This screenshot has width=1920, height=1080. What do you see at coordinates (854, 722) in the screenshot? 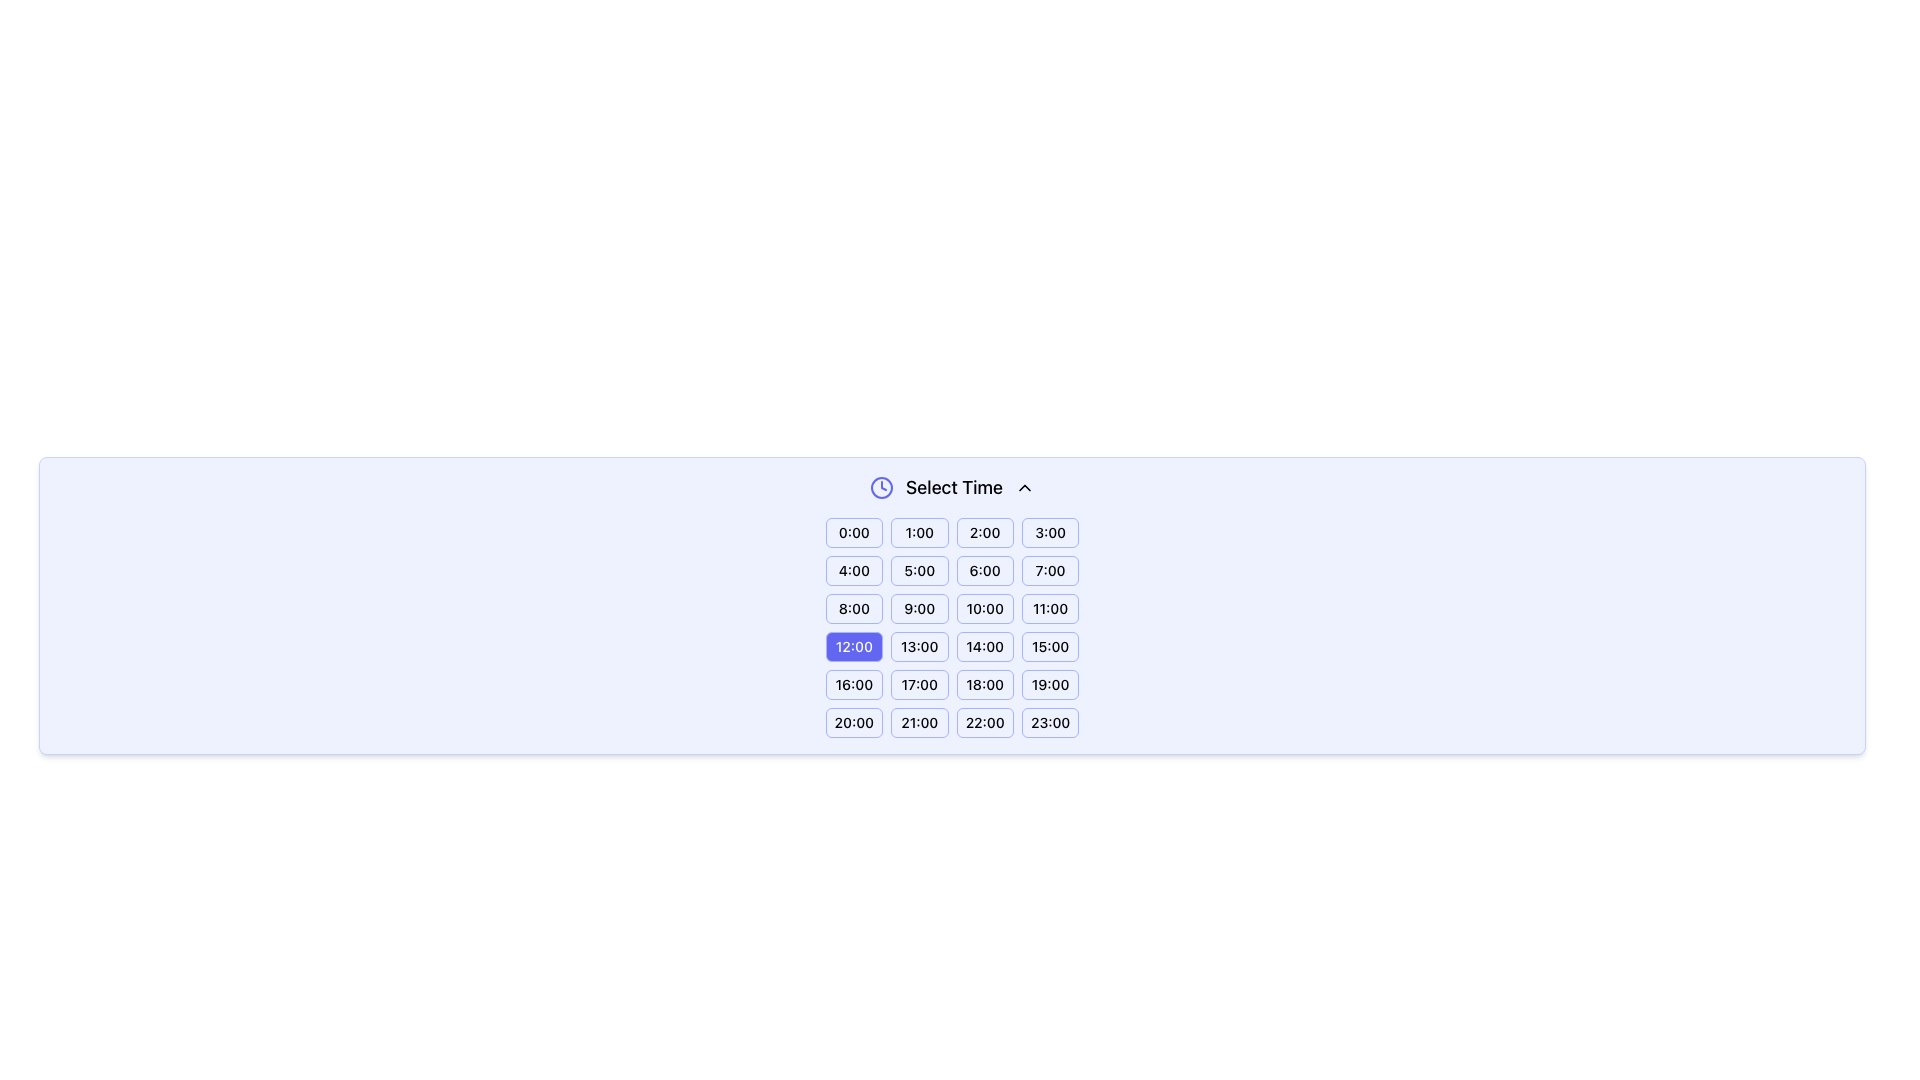
I see `the button labeled '20:00' which is a rectangular button with a white background and rounded light indigo border, located in the last row of a grid layout` at bounding box center [854, 722].